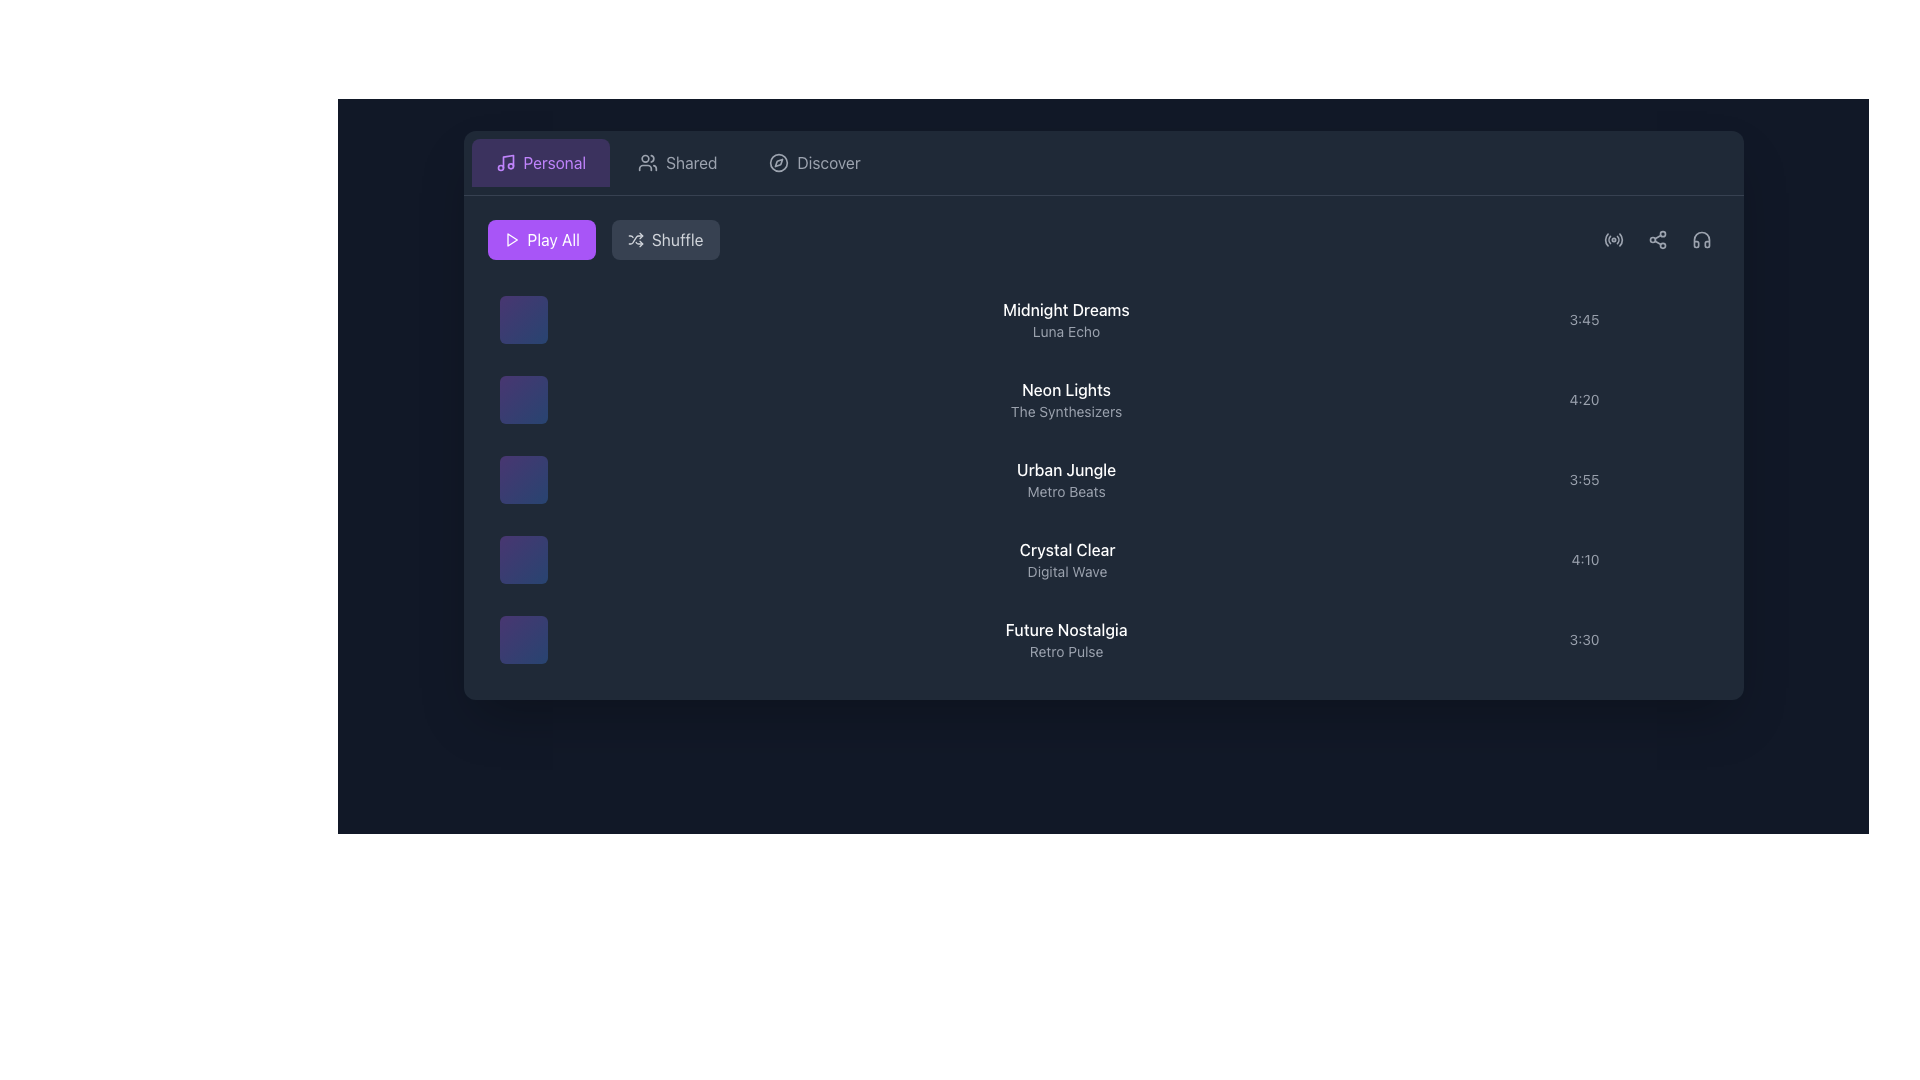 The width and height of the screenshot is (1920, 1080). Describe the element at coordinates (524, 479) in the screenshot. I see `the third play button located in the vertical list of play icons` at that location.